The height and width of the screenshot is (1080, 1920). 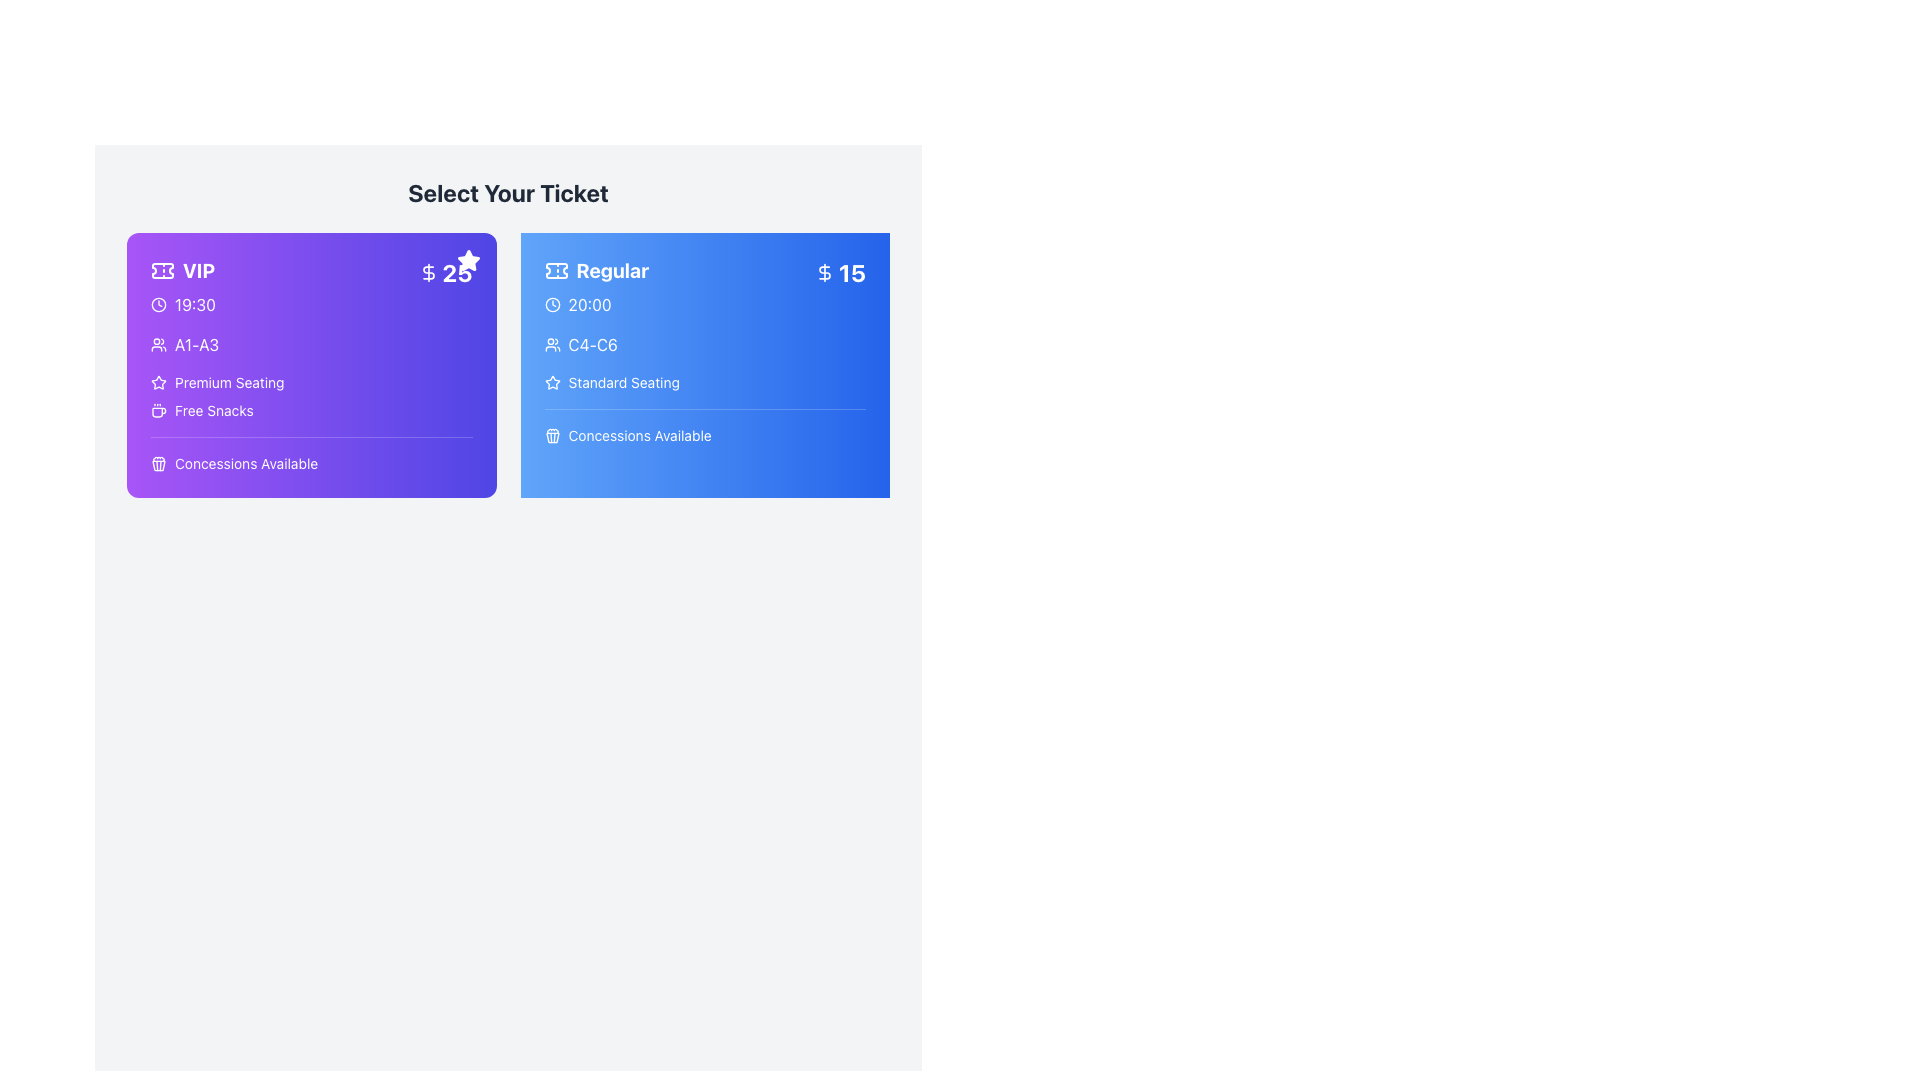 What do you see at coordinates (552, 343) in the screenshot?
I see `the user-related information icon located to the immediate left of the text 'C4-C6' in the 'Regular' ticket details card` at bounding box center [552, 343].